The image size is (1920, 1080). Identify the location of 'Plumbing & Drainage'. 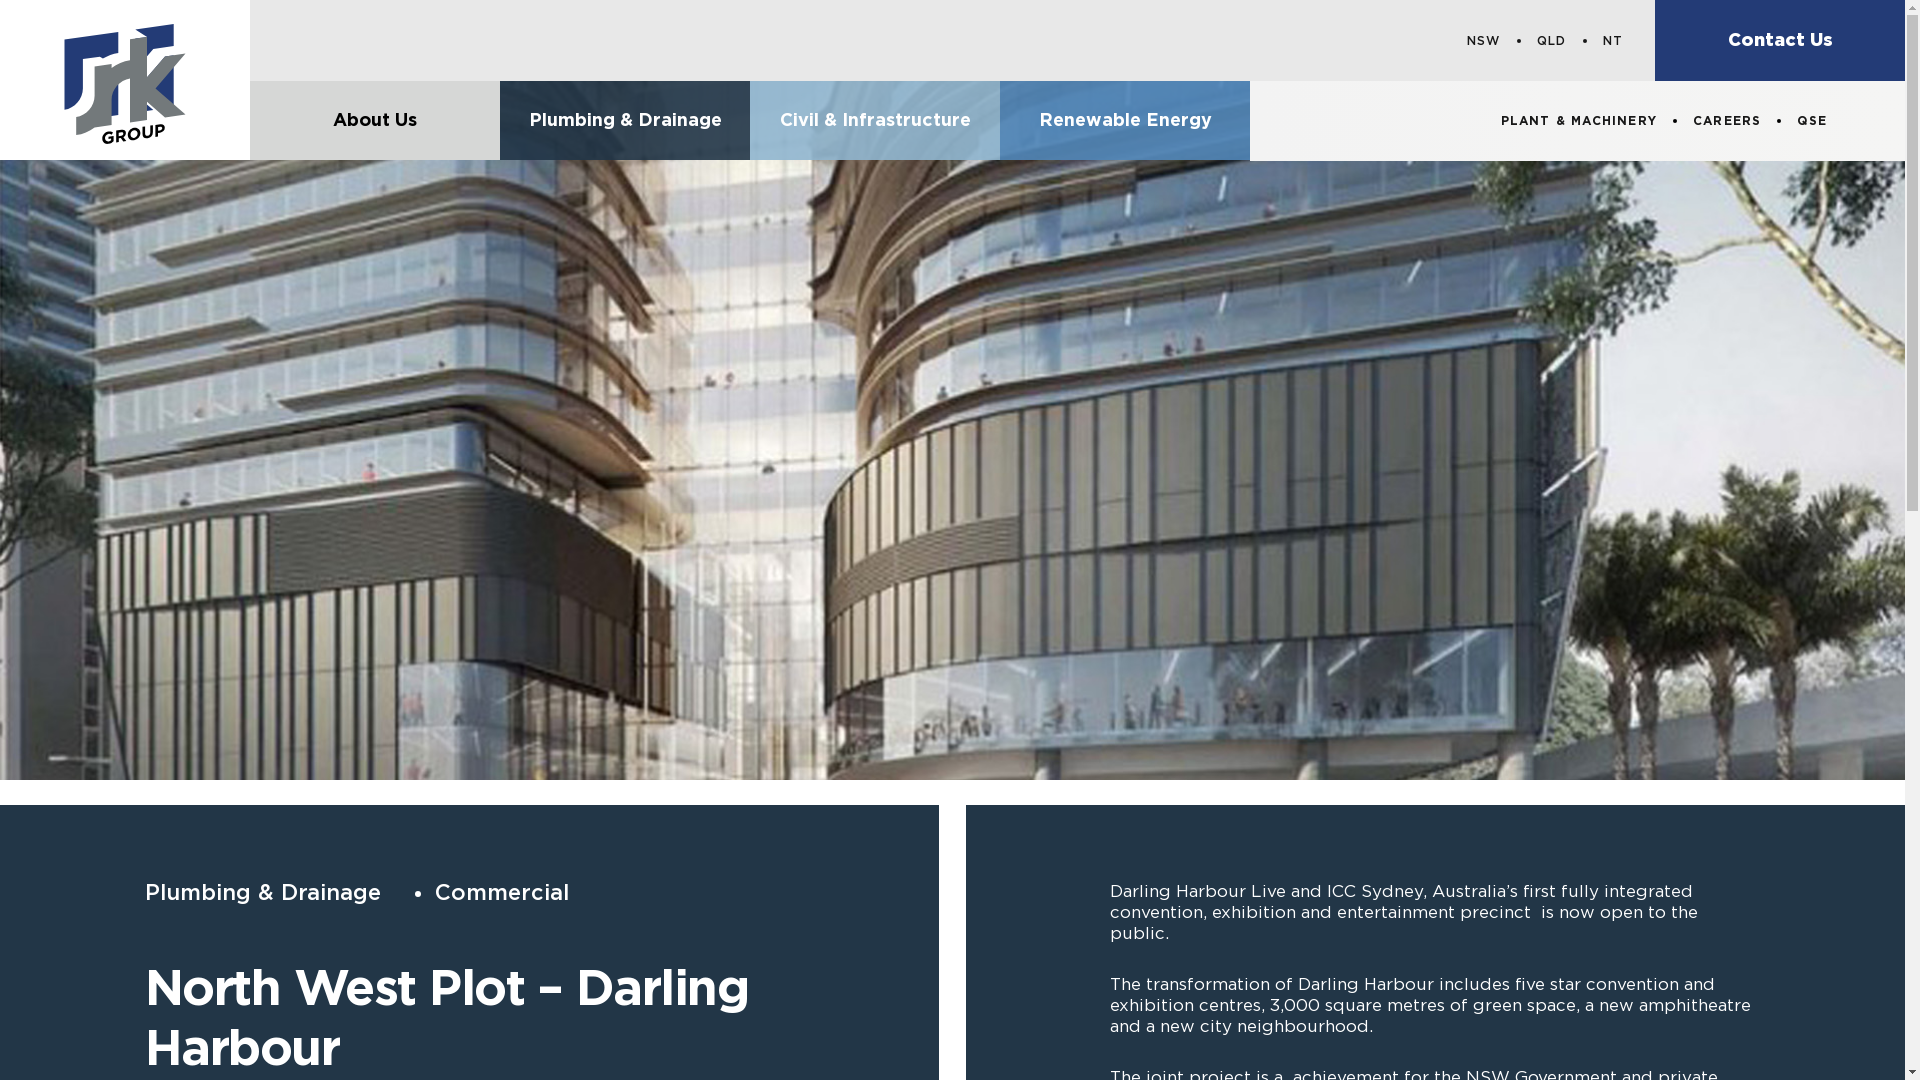
(623, 120).